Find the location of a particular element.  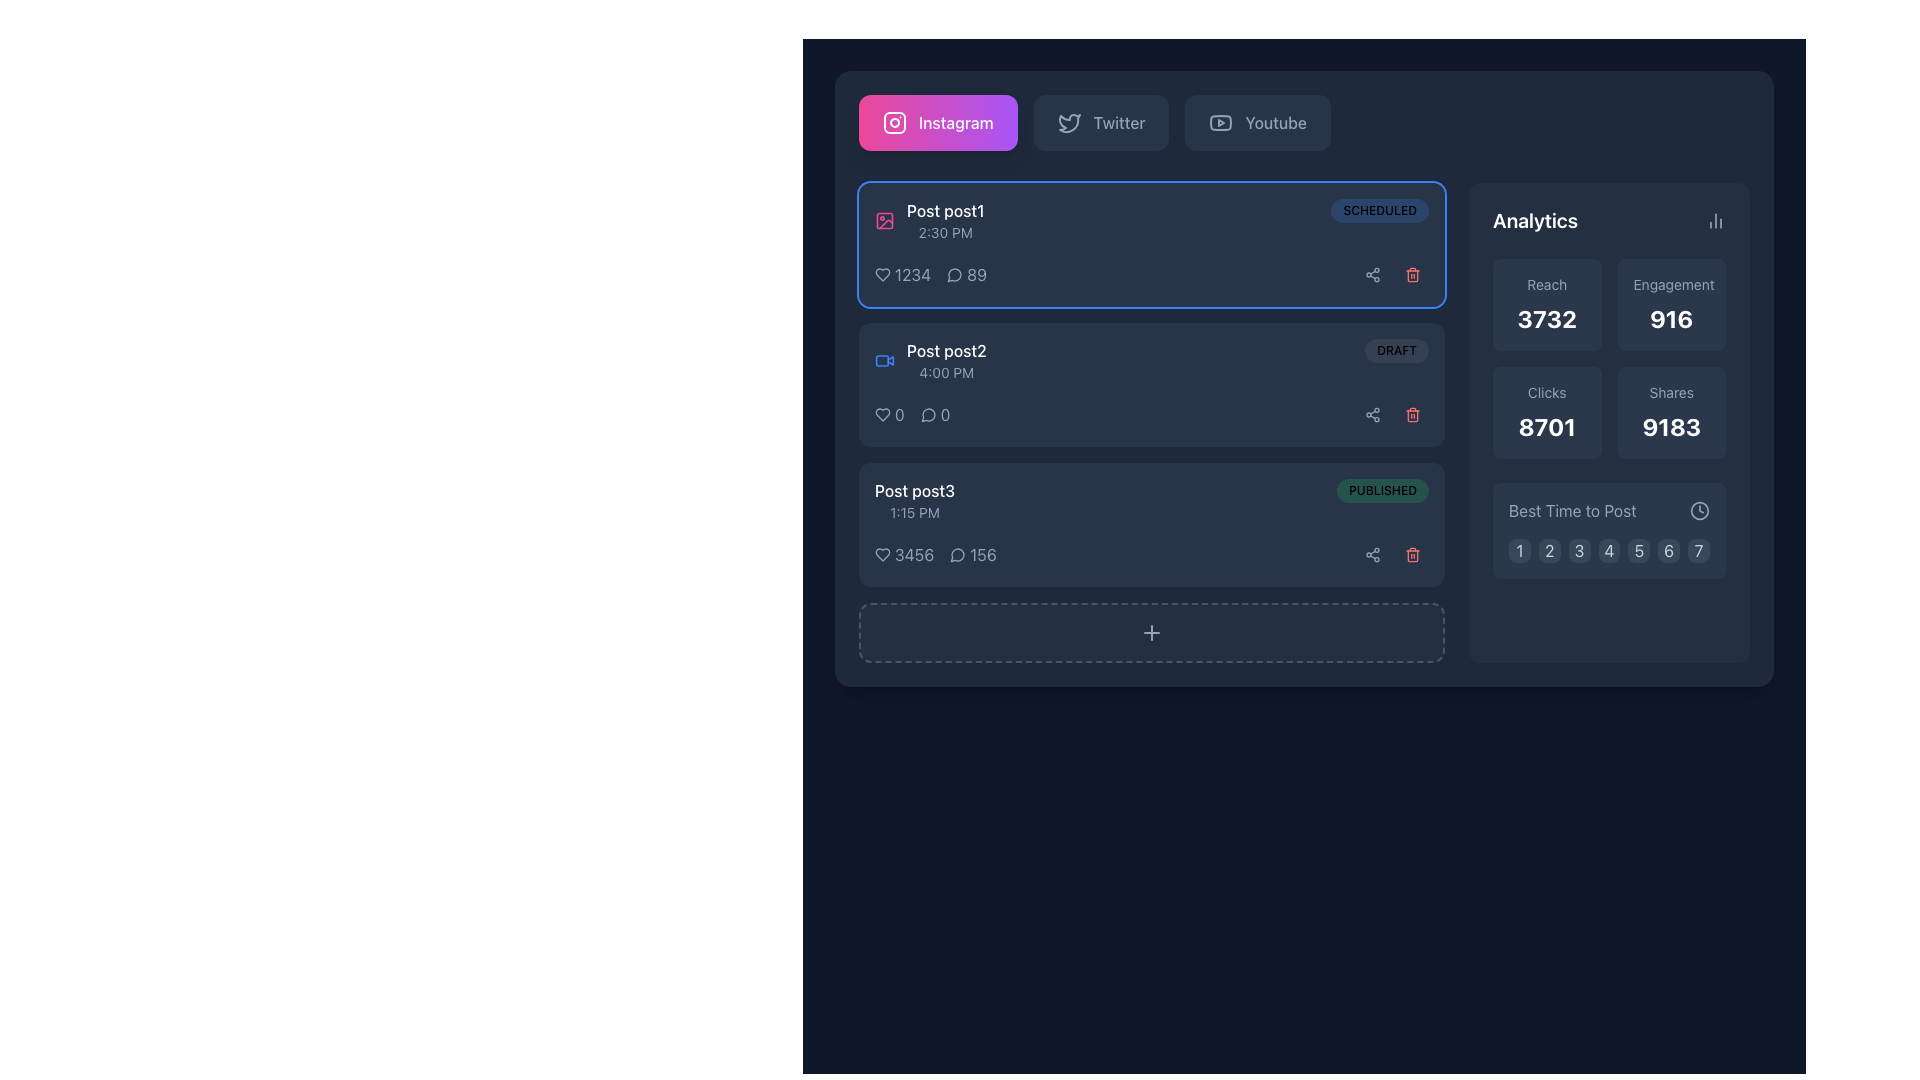

the circular share icon positioned in the bottom row of action buttons adjacent to 'Post post3 - 1:15 PM' is located at coordinates (1371, 555).